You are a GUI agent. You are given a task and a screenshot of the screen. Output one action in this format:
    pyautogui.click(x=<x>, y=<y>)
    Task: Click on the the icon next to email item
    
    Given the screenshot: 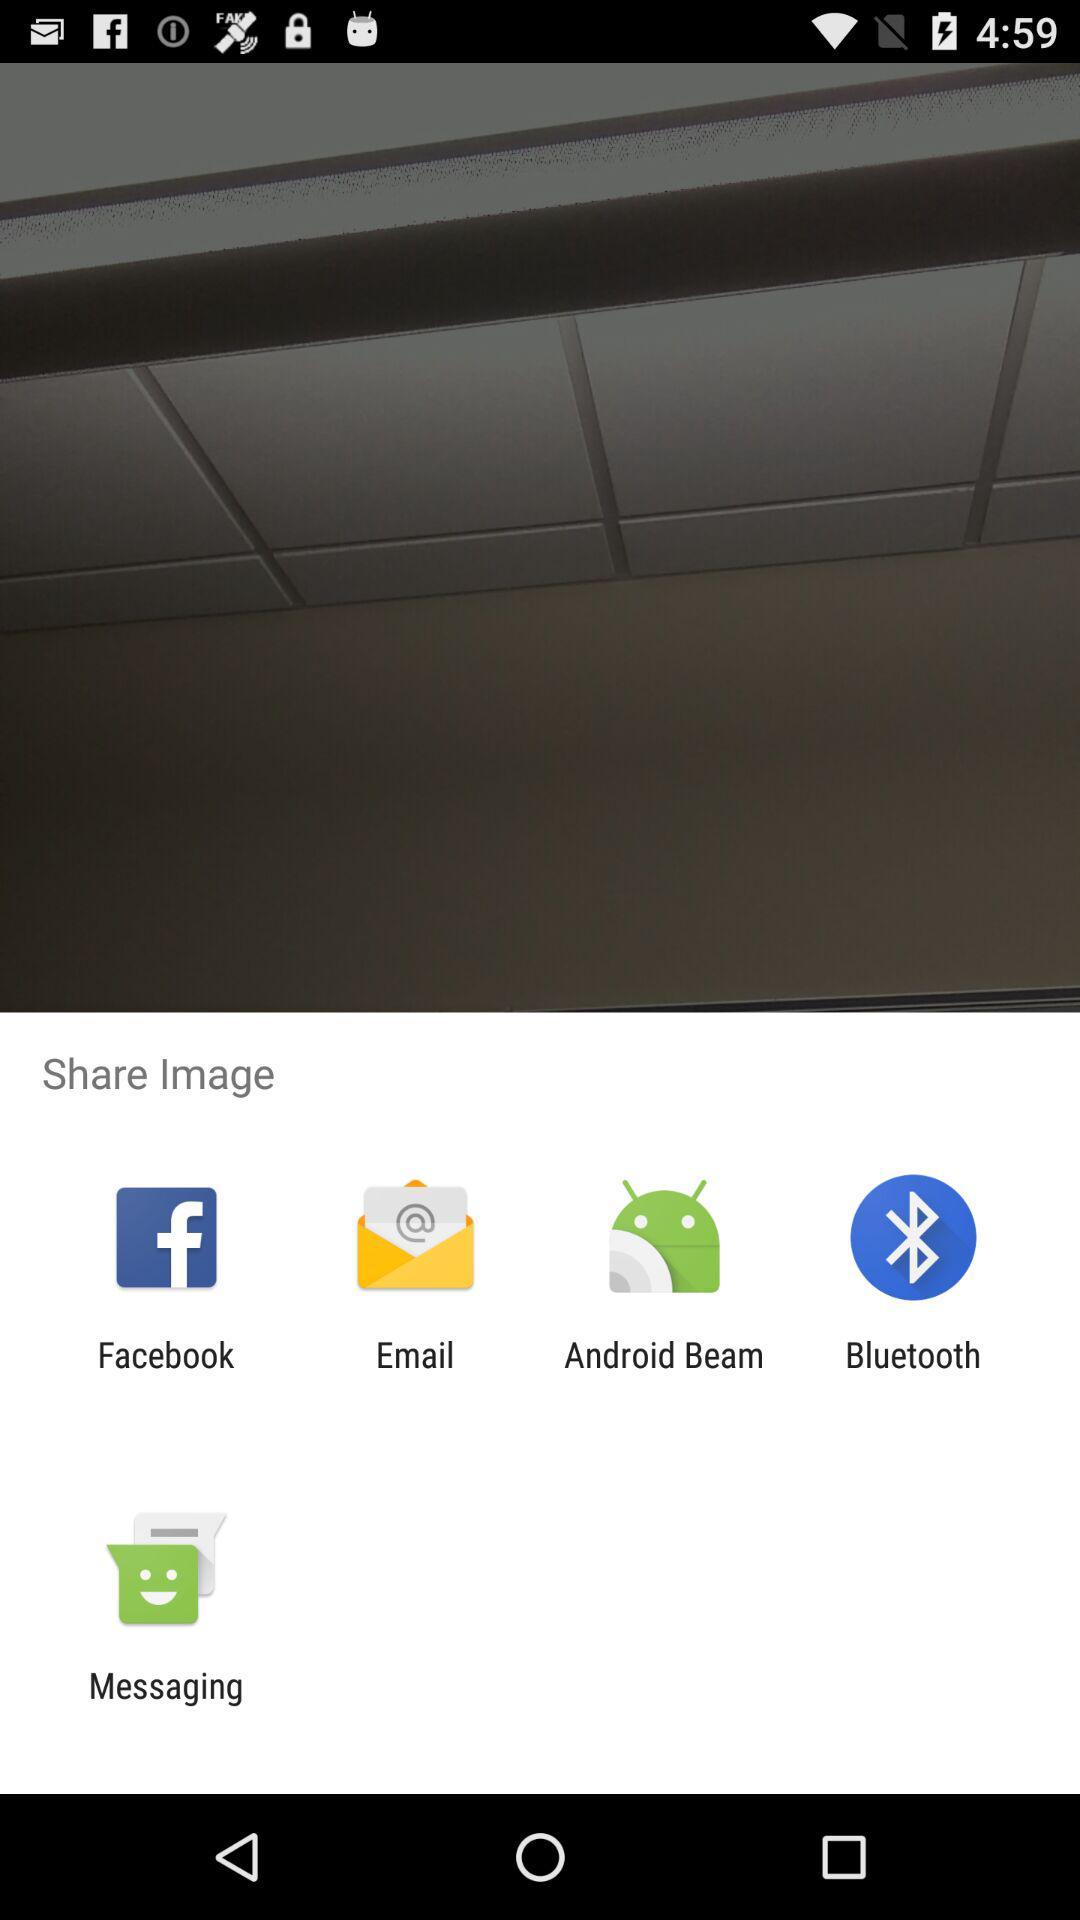 What is the action you would take?
    pyautogui.click(x=664, y=1374)
    